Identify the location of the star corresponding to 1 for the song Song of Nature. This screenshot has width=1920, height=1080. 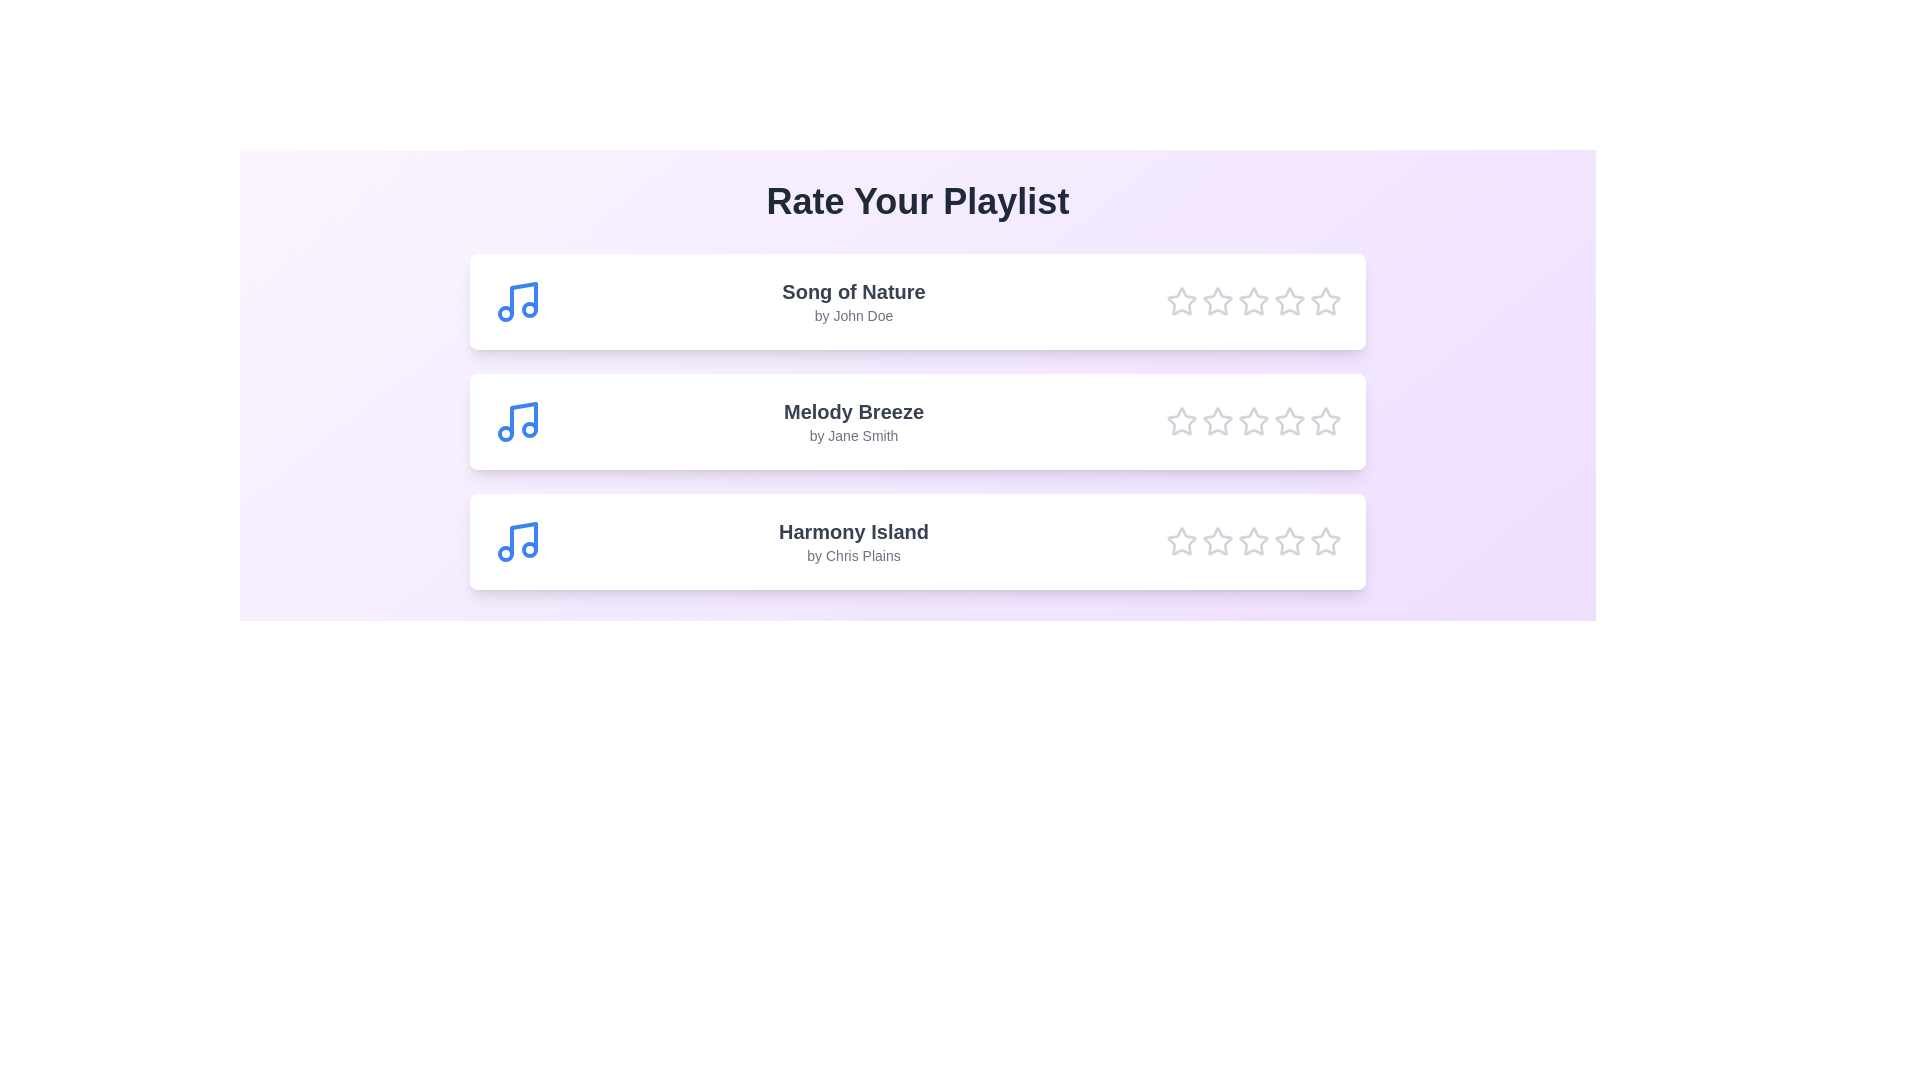
(1181, 301).